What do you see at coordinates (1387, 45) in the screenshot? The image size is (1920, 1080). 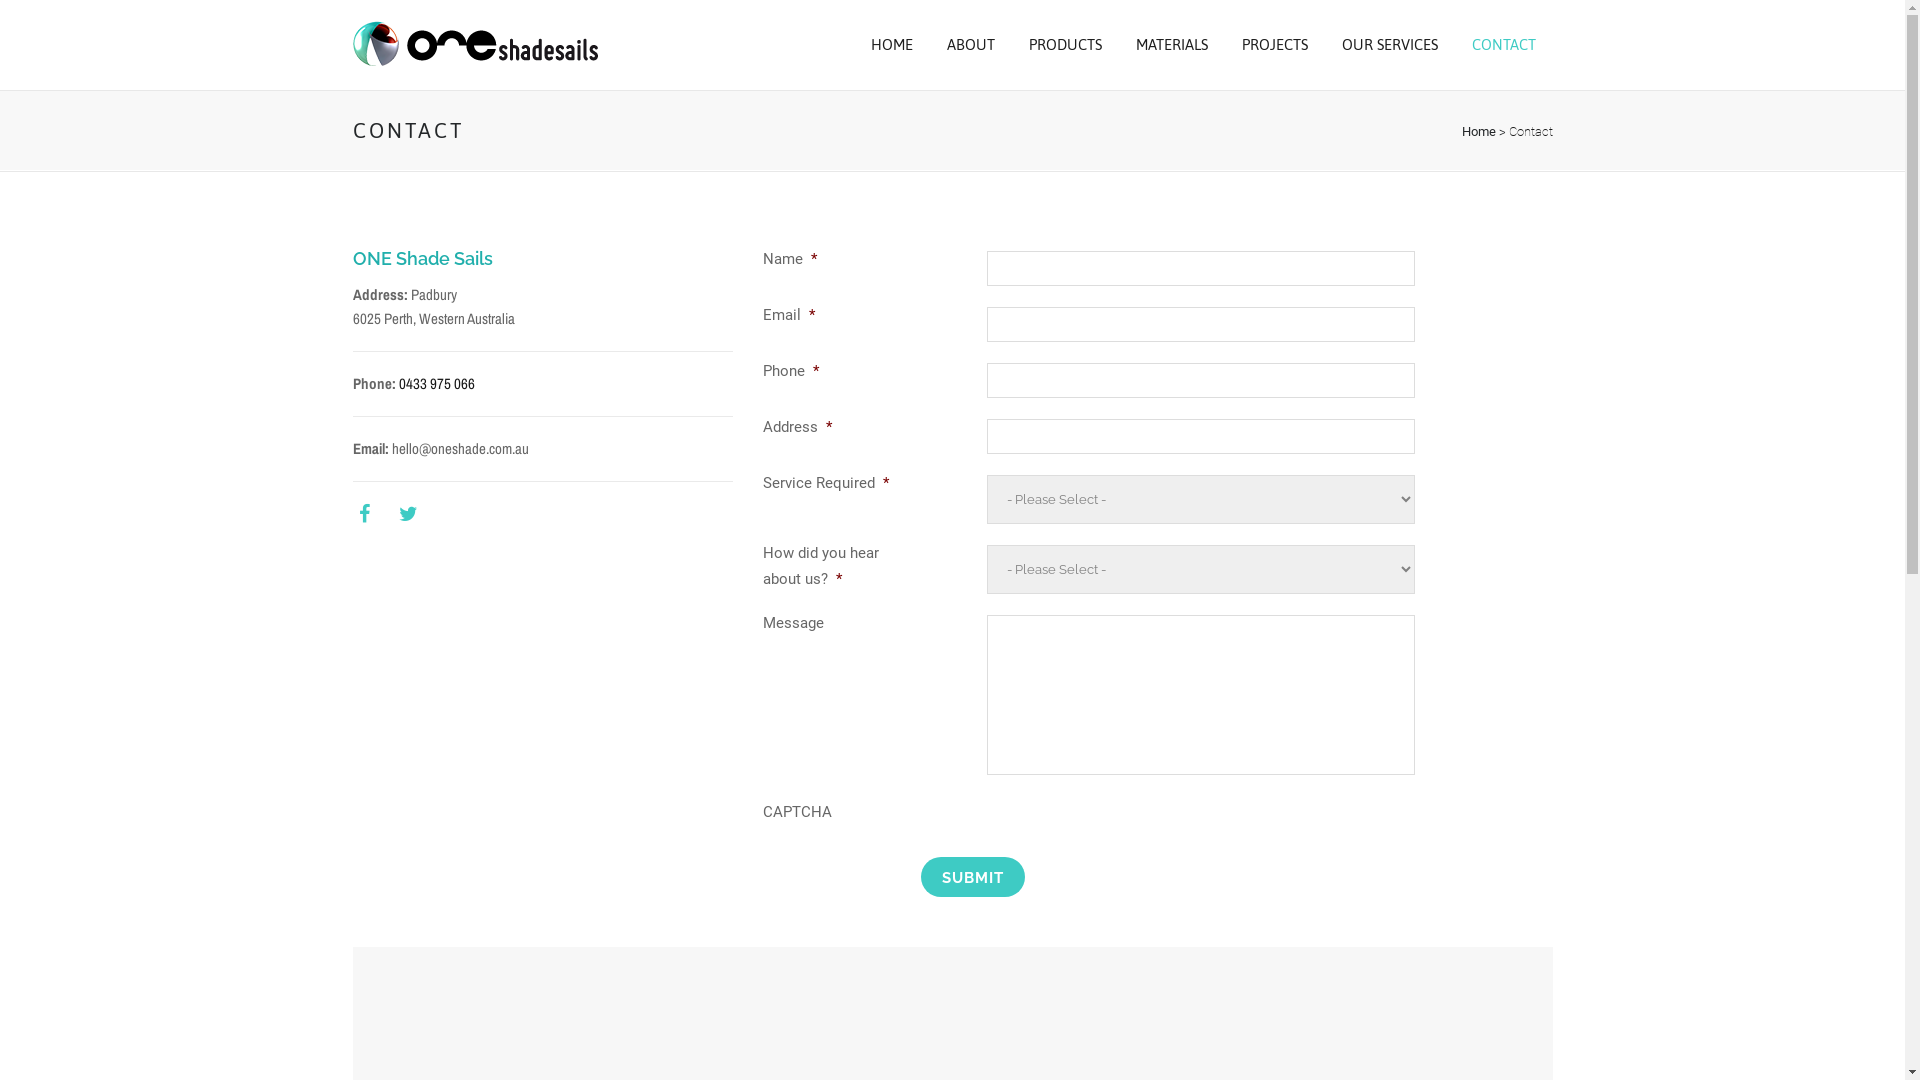 I see `'OUR SERVICES'` at bounding box center [1387, 45].